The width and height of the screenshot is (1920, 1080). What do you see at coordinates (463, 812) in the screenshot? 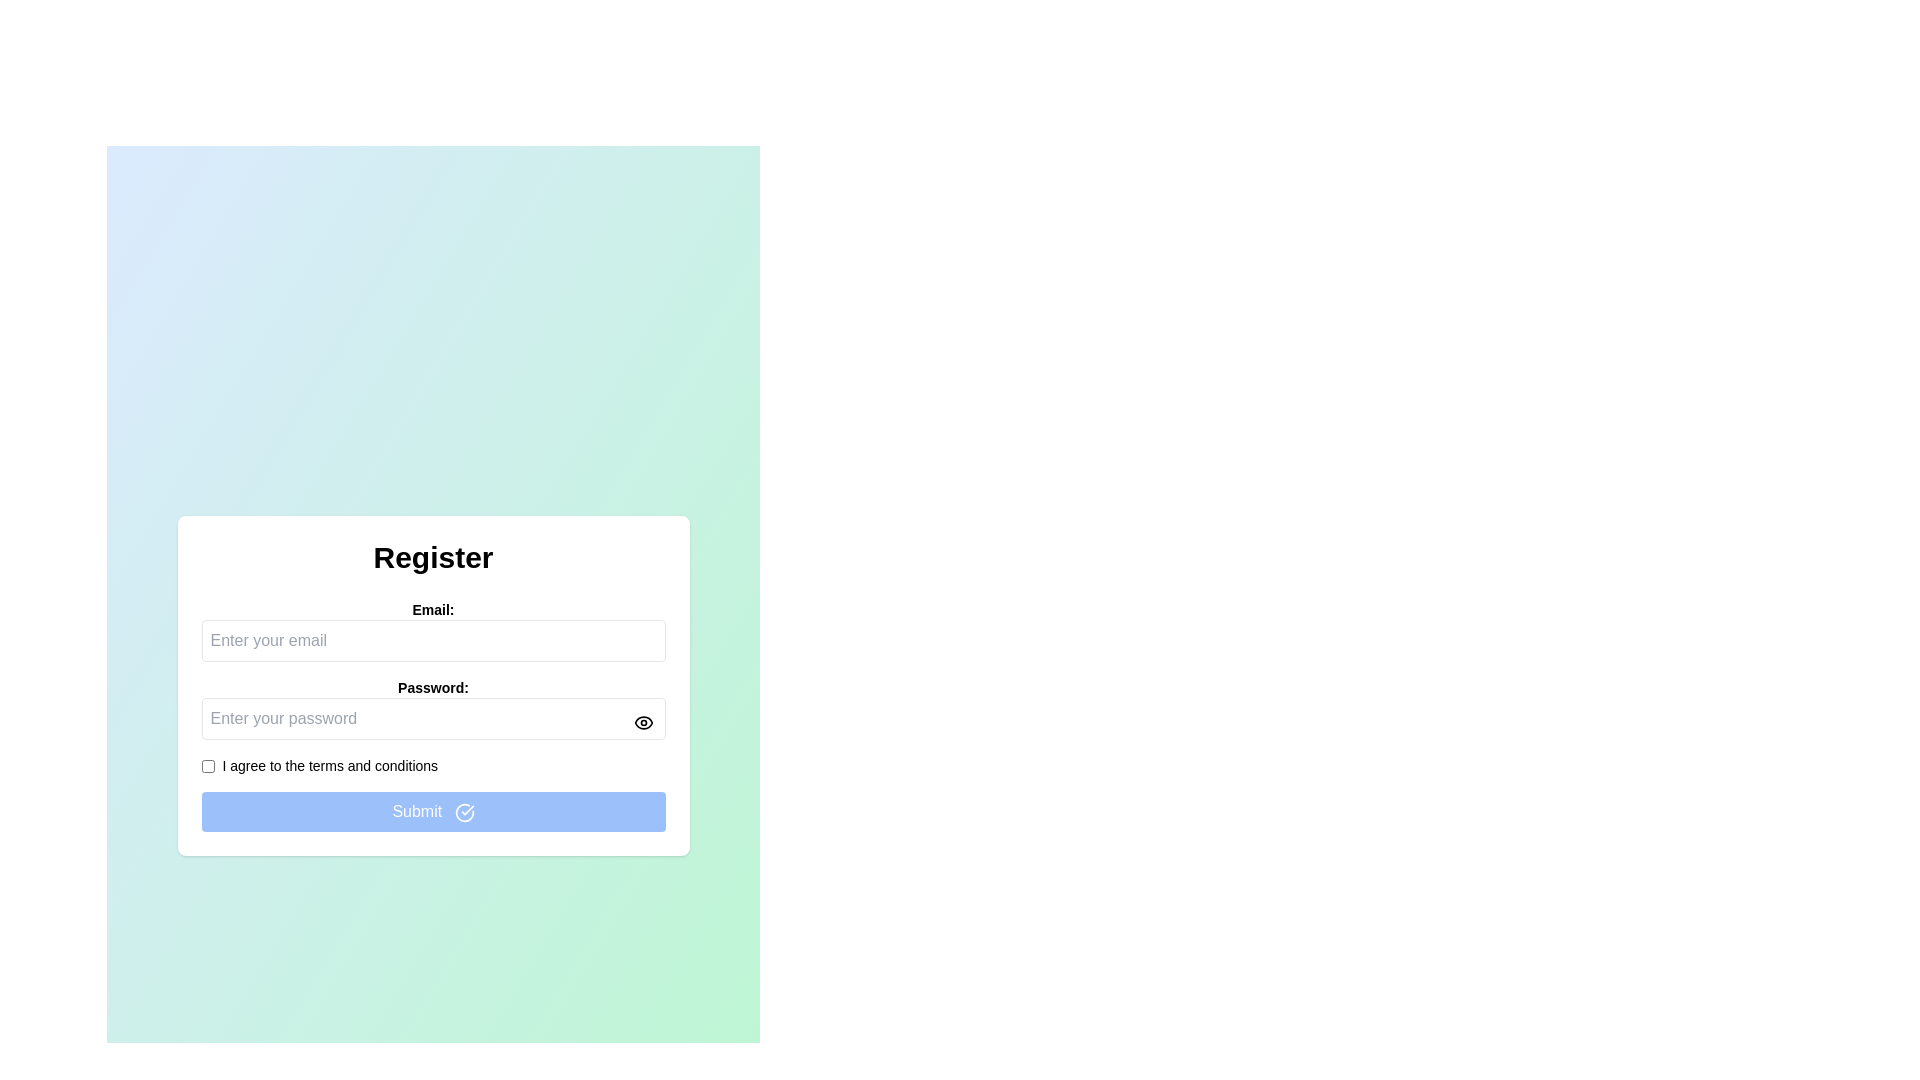
I see `the circular check mark icon with a blue background and white border, located on the right side of the 'Submit' button at the bottom of the registration form` at bounding box center [463, 812].